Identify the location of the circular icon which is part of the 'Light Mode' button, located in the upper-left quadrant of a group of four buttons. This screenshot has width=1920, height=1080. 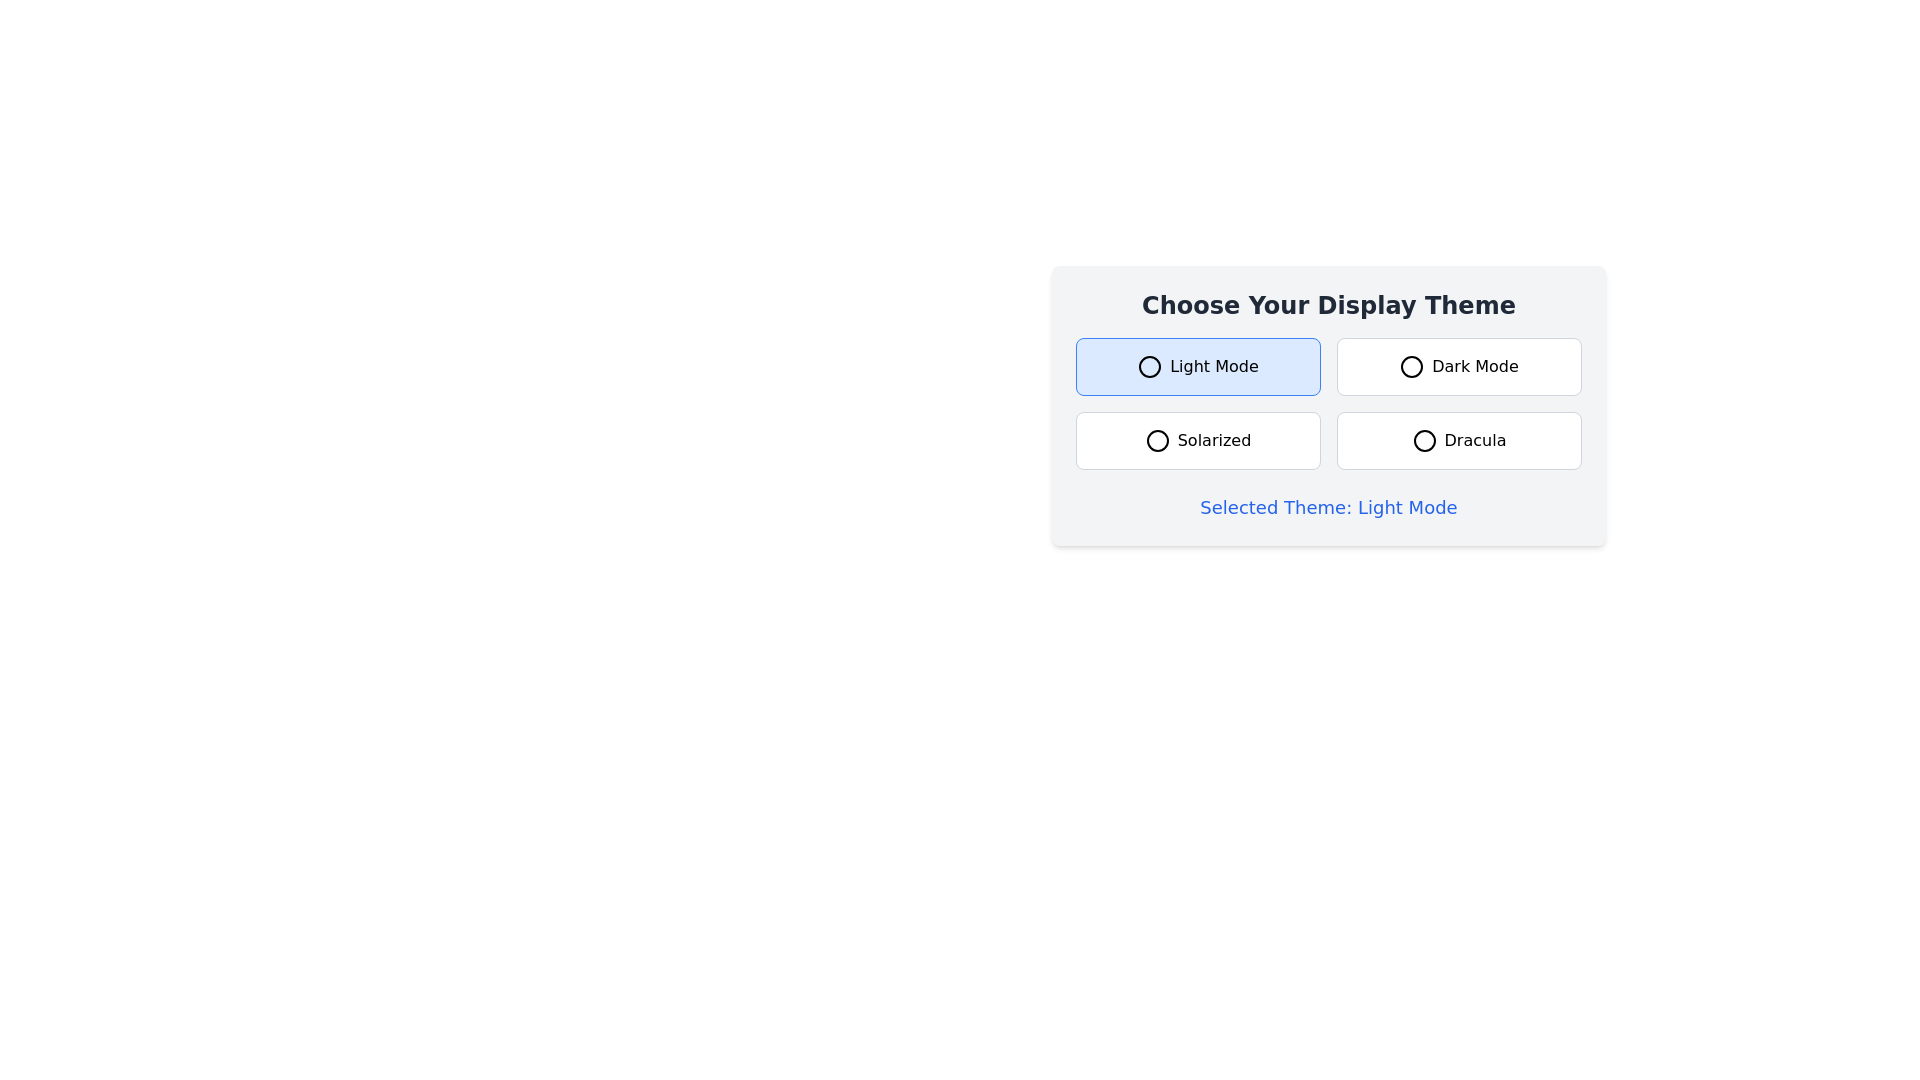
(1150, 366).